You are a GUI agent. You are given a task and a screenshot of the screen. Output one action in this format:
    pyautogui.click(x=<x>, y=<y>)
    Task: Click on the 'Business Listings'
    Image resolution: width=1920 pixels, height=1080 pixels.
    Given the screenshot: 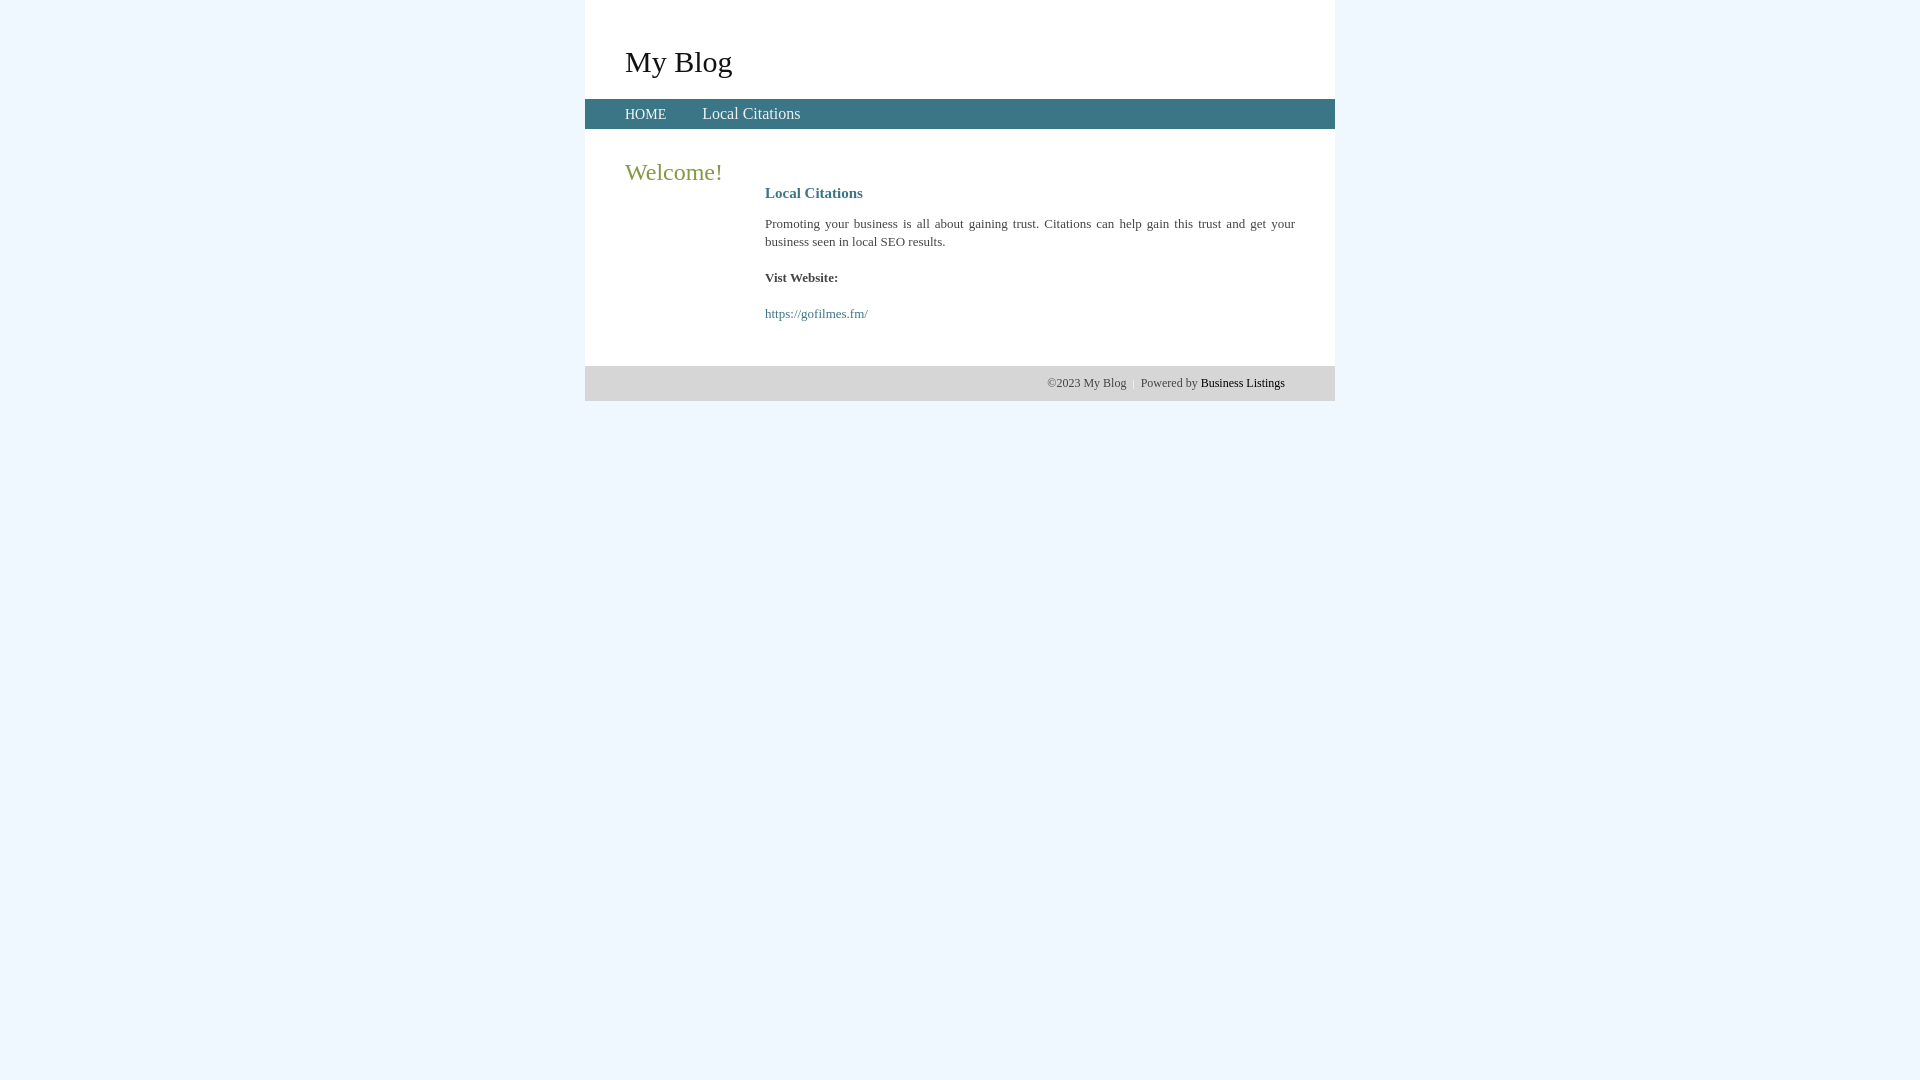 What is the action you would take?
    pyautogui.click(x=1200, y=382)
    